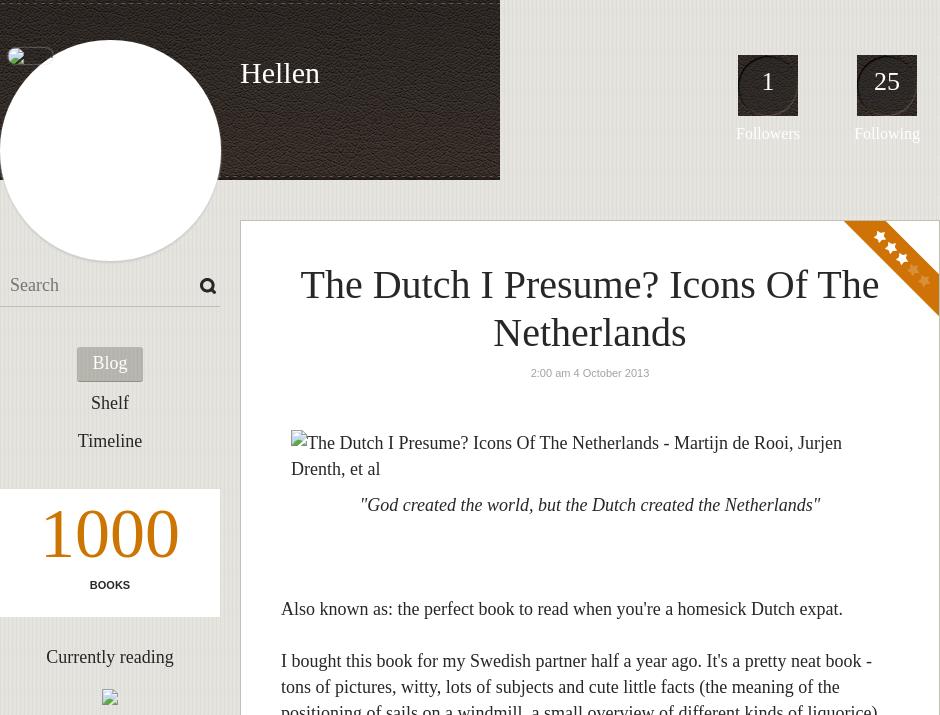  What do you see at coordinates (766, 81) in the screenshot?
I see `'1'` at bounding box center [766, 81].